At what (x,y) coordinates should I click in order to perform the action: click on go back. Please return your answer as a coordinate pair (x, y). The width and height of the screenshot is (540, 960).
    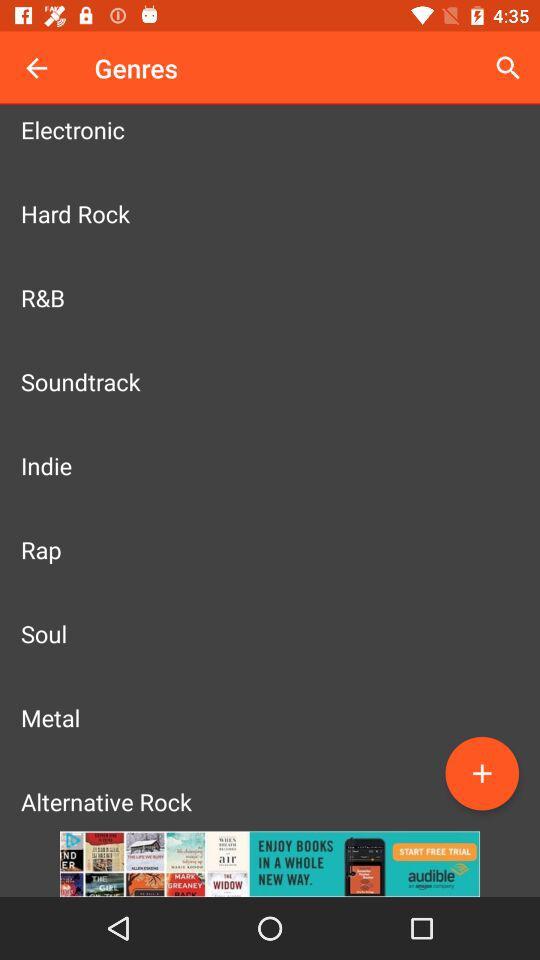
    Looking at the image, I should click on (36, 68).